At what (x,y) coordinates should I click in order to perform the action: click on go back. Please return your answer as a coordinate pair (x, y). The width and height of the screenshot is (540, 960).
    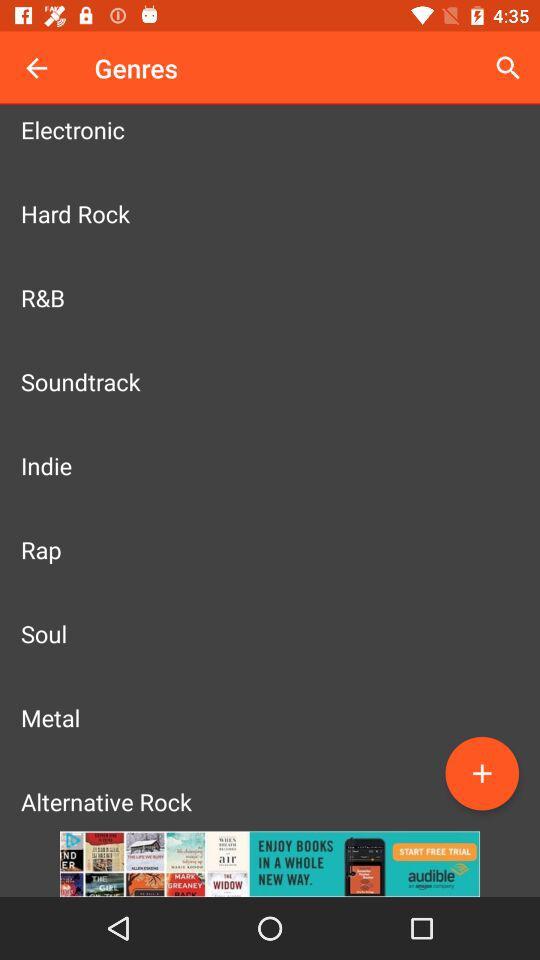
    Looking at the image, I should click on (36, 68).